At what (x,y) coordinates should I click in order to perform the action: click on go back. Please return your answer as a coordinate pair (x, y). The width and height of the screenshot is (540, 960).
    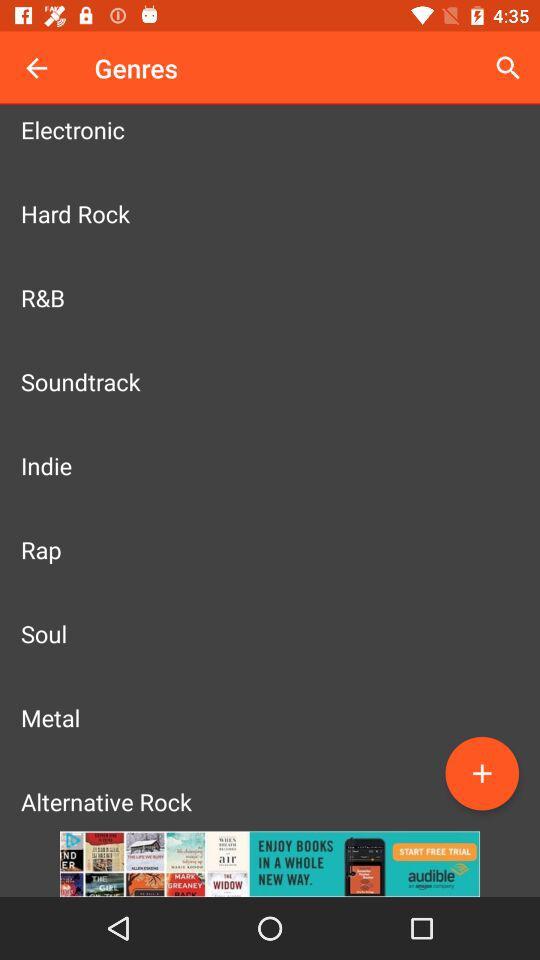
    Looking at the image, I should click on (36, 68).